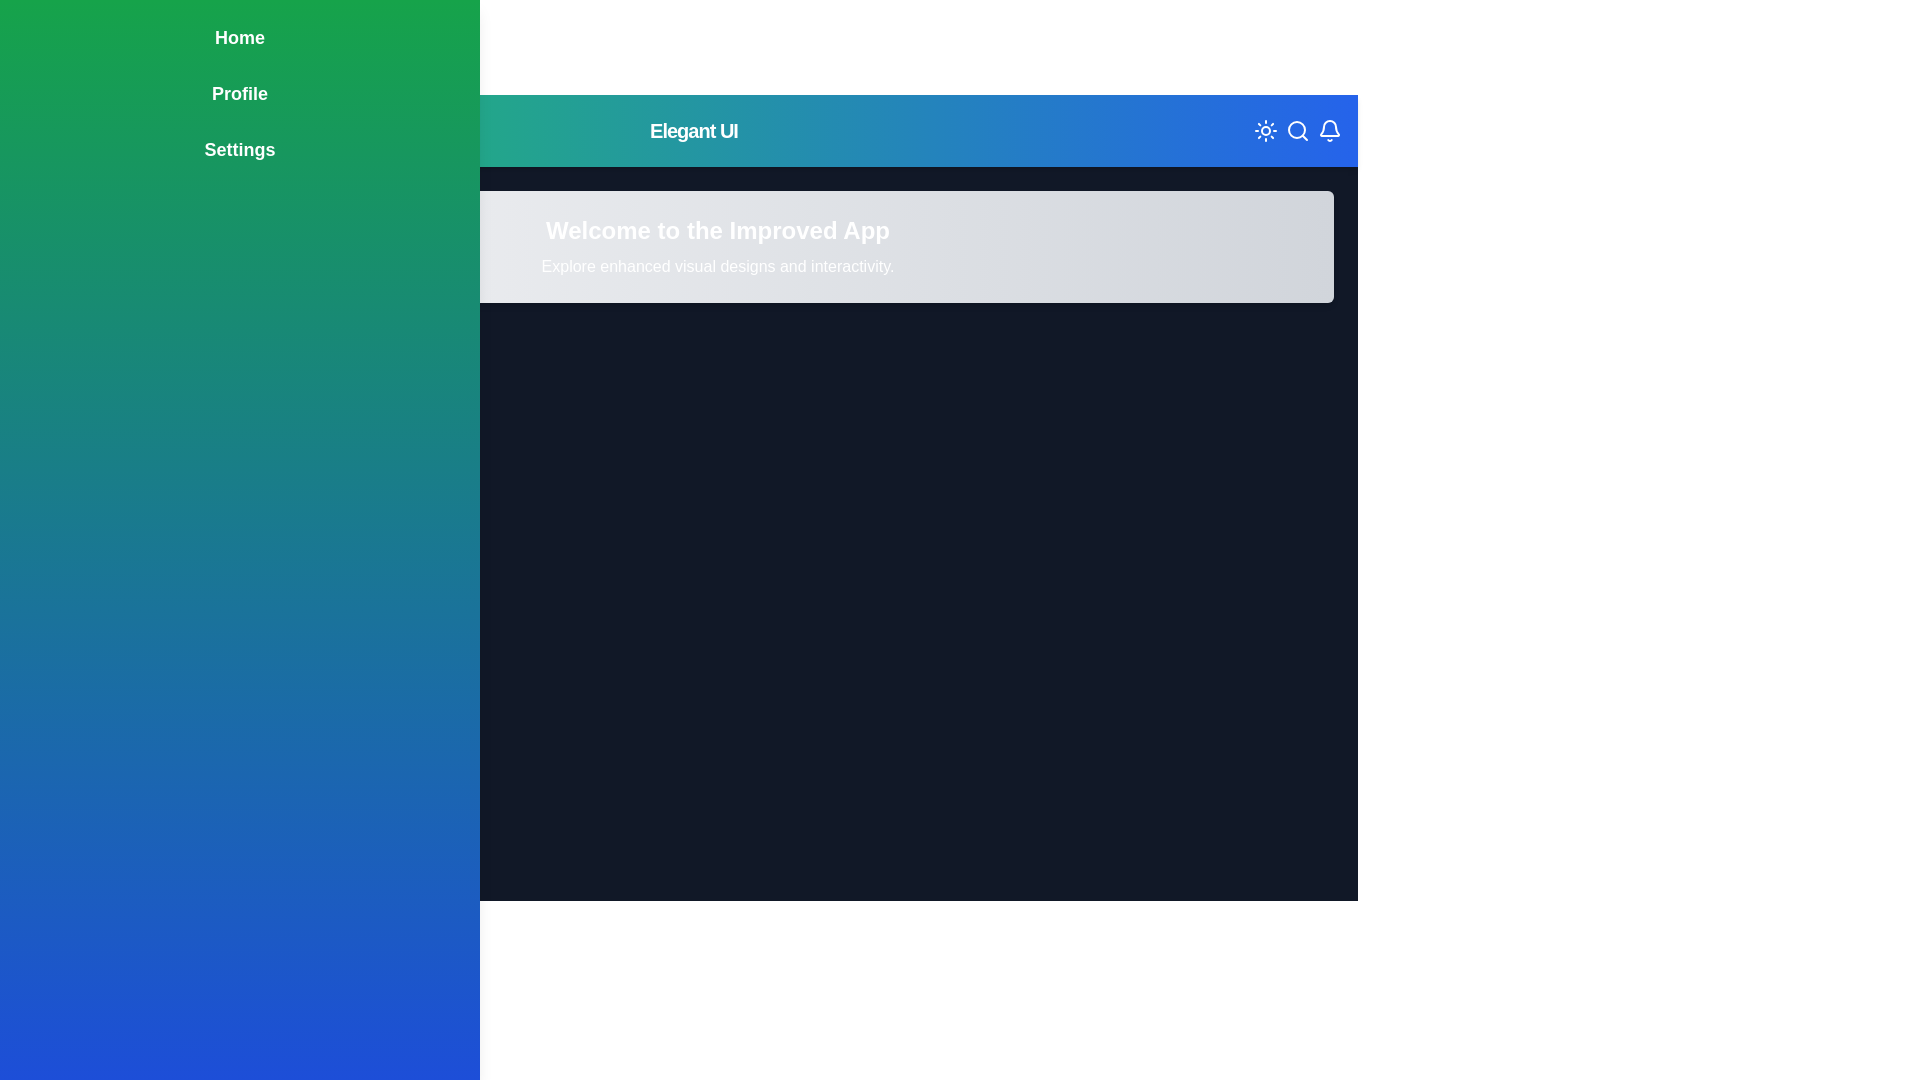 The width and height of the screenshot is (1920, 1080). Describe the element at coordinates (1265, 131) in the screenshot. I see `the theme toggle button to switch between dark and light modes` at that location.